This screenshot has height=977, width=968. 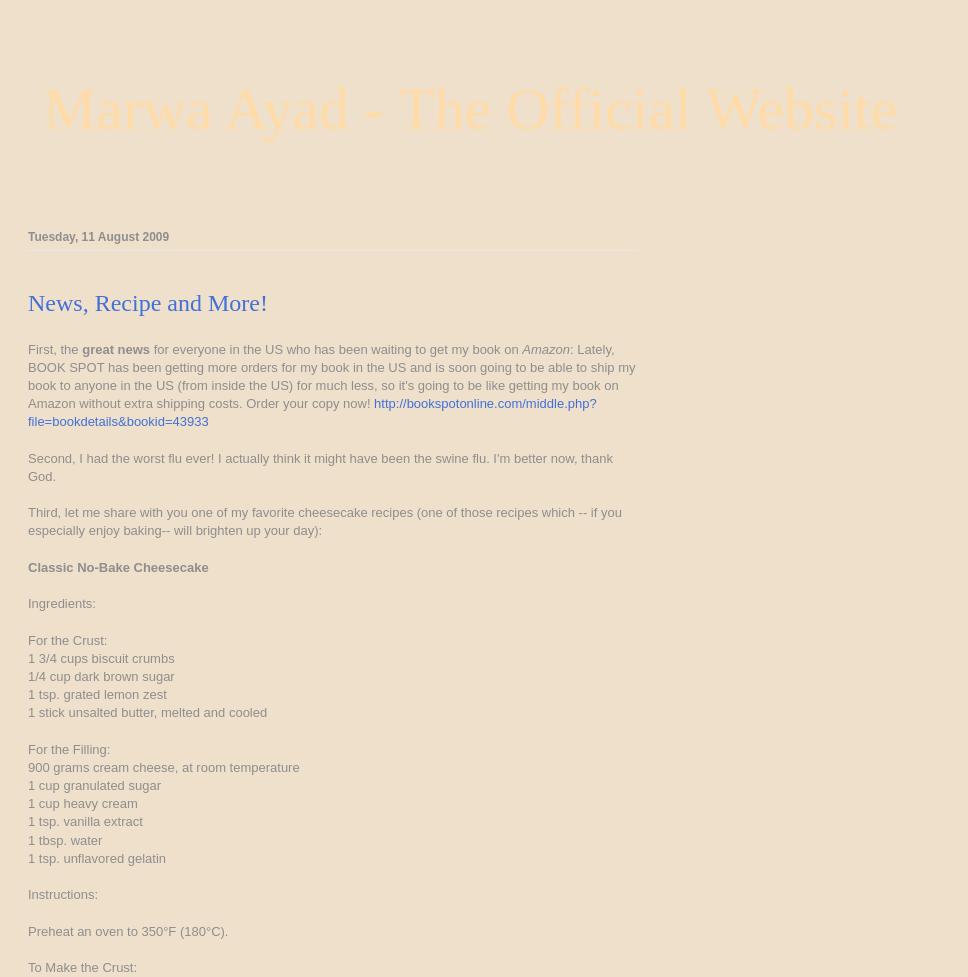 What do you see at coordinates (331, 376) in the screenshot?
I see `': Lately, BOOK SPOT has been getting more orders for my book in the US and is soon going to be able to ship my book to anyone in the US (from inside the US) for much less, so it's going to be like getting my book on Amazon without extra shipping costs. Order your copy now!'` at bounding box center [331, 376].